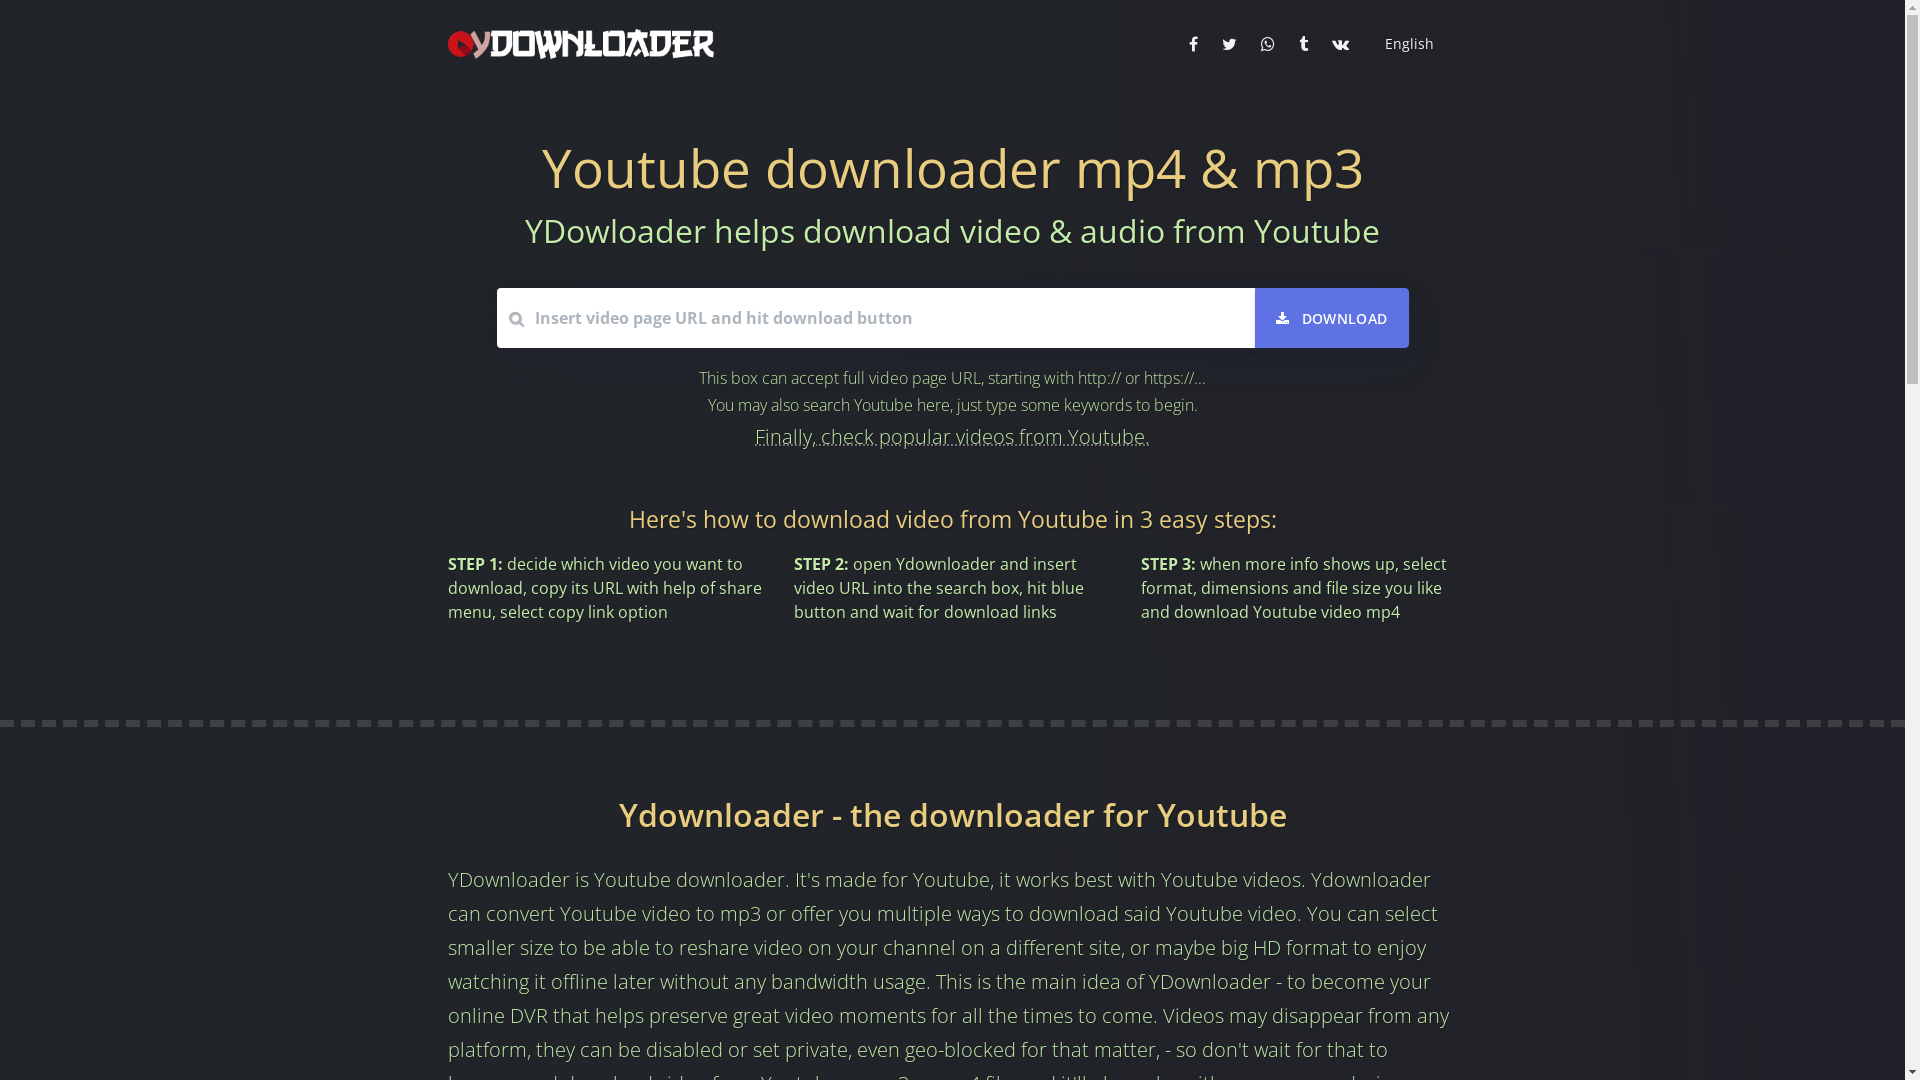 The image size is (1920, 1080). I want to click on 'DOWNLOAD', so click(1332, 316).